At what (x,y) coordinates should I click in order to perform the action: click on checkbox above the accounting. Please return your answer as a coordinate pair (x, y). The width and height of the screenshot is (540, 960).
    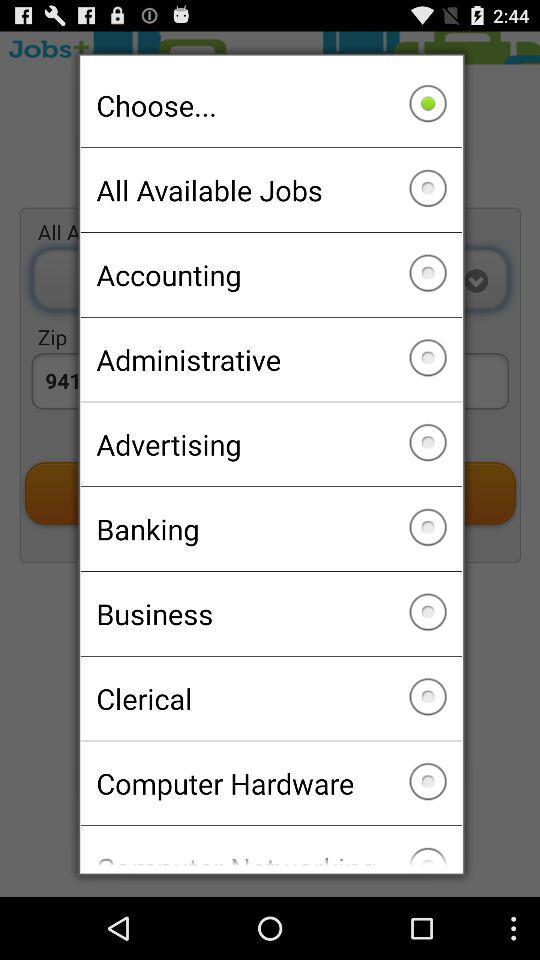
    Looking at the image, I should click on (270, 190).